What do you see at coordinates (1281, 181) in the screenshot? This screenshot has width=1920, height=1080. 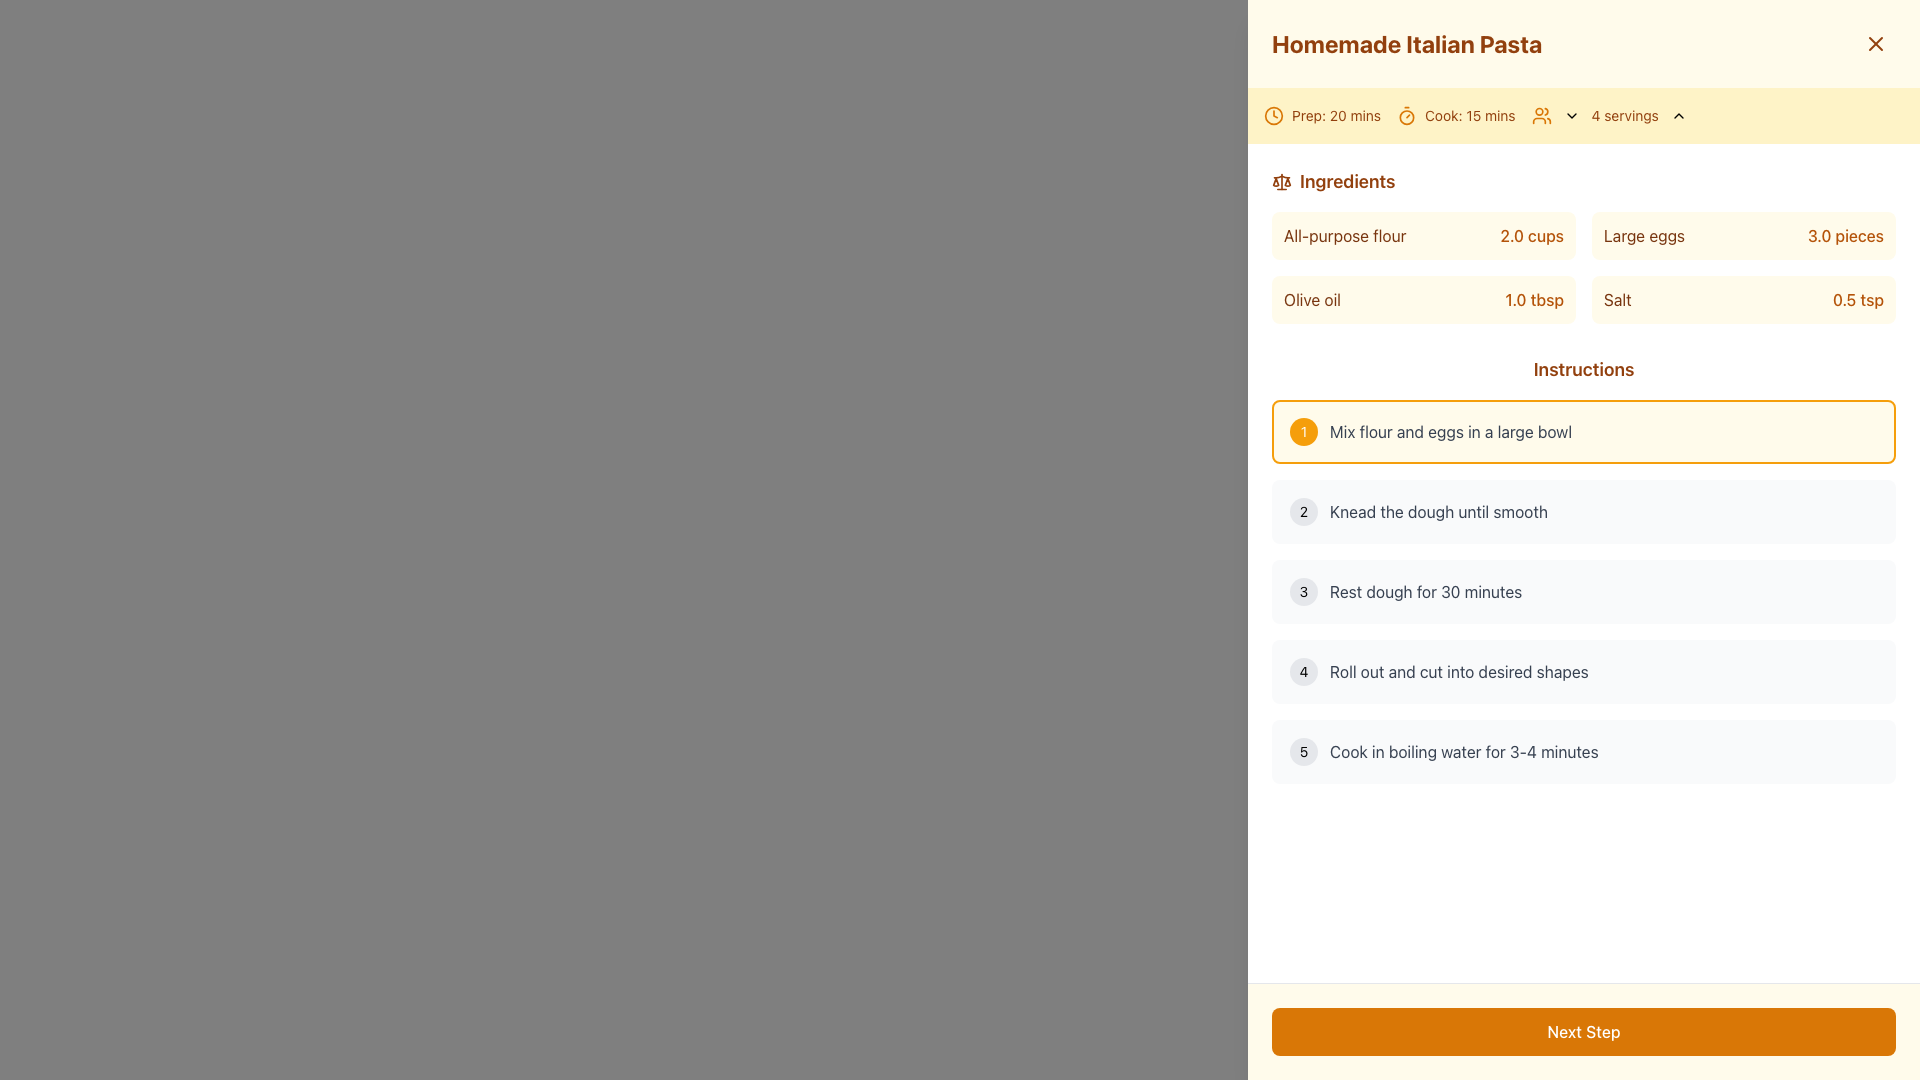 I see `the decorative icon representing balance or measurement located to the left of the 'Ingredients' text in the recipe section` at bounding box center [1281, 181].